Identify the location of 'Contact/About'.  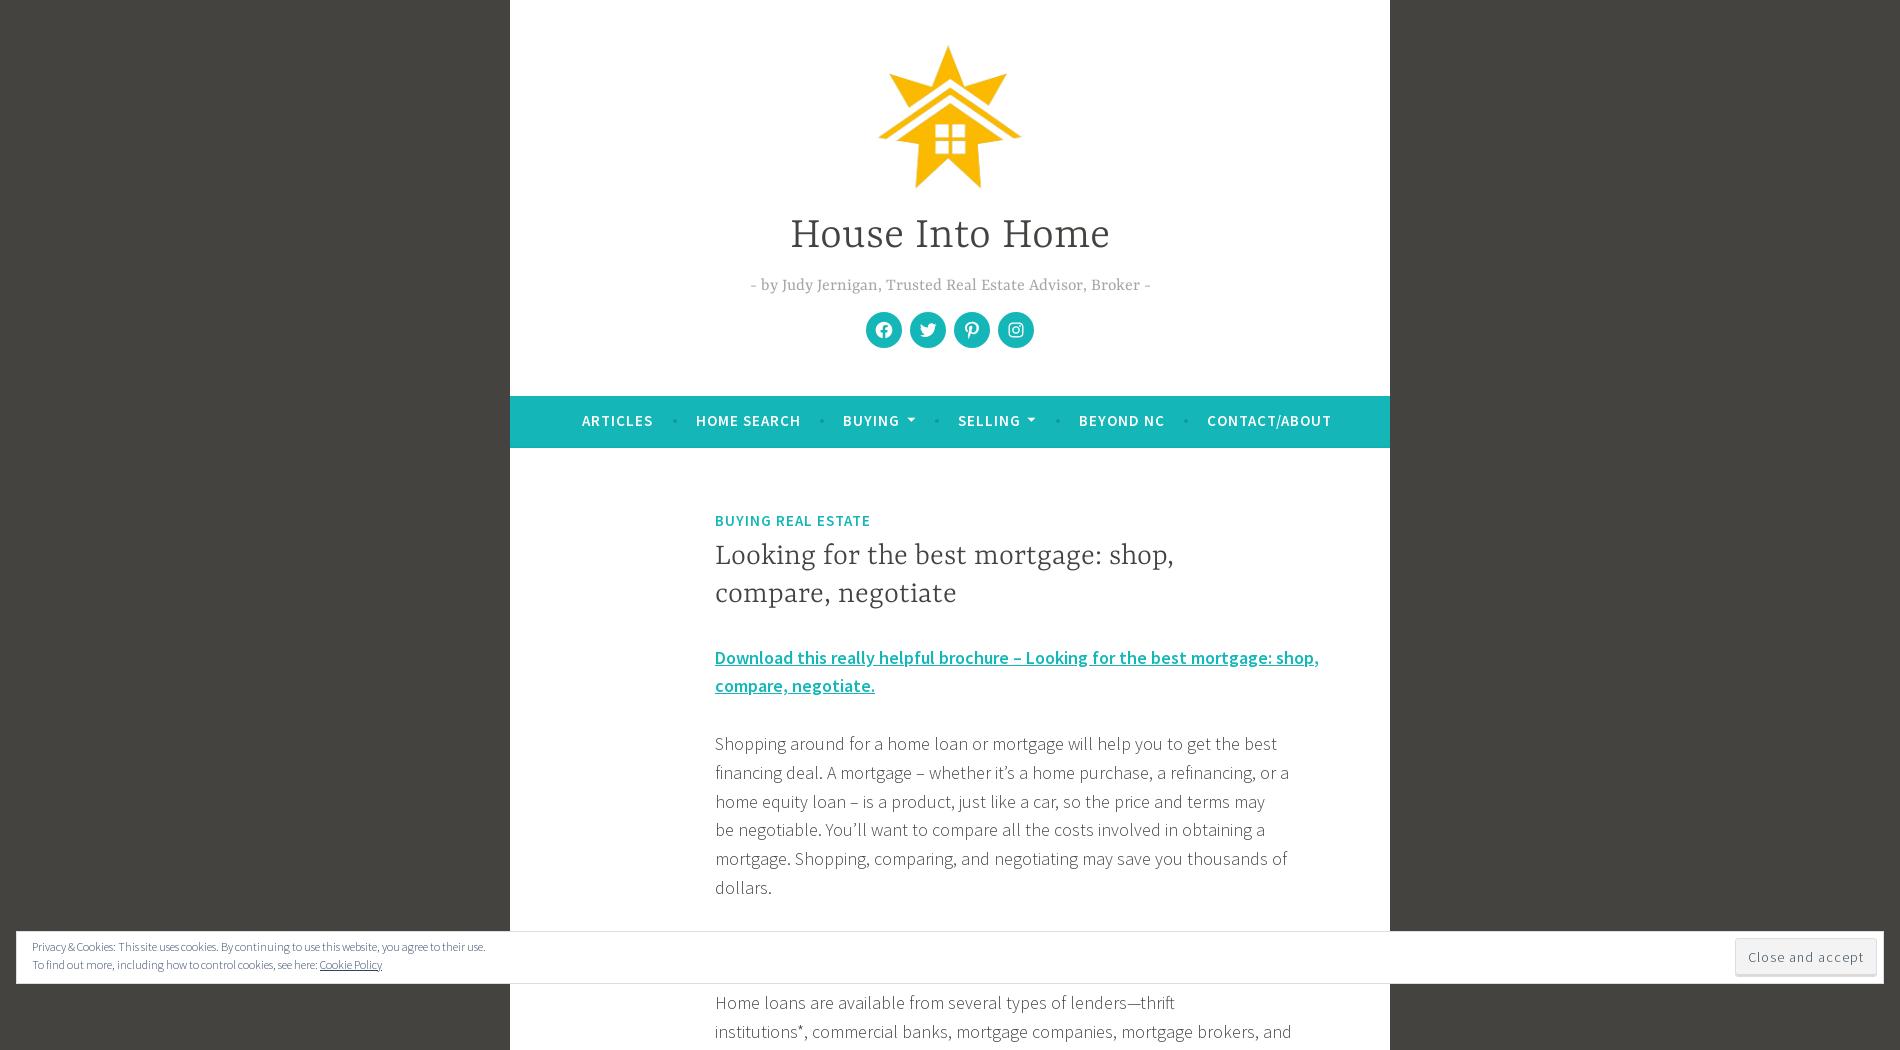
(1206, 418).